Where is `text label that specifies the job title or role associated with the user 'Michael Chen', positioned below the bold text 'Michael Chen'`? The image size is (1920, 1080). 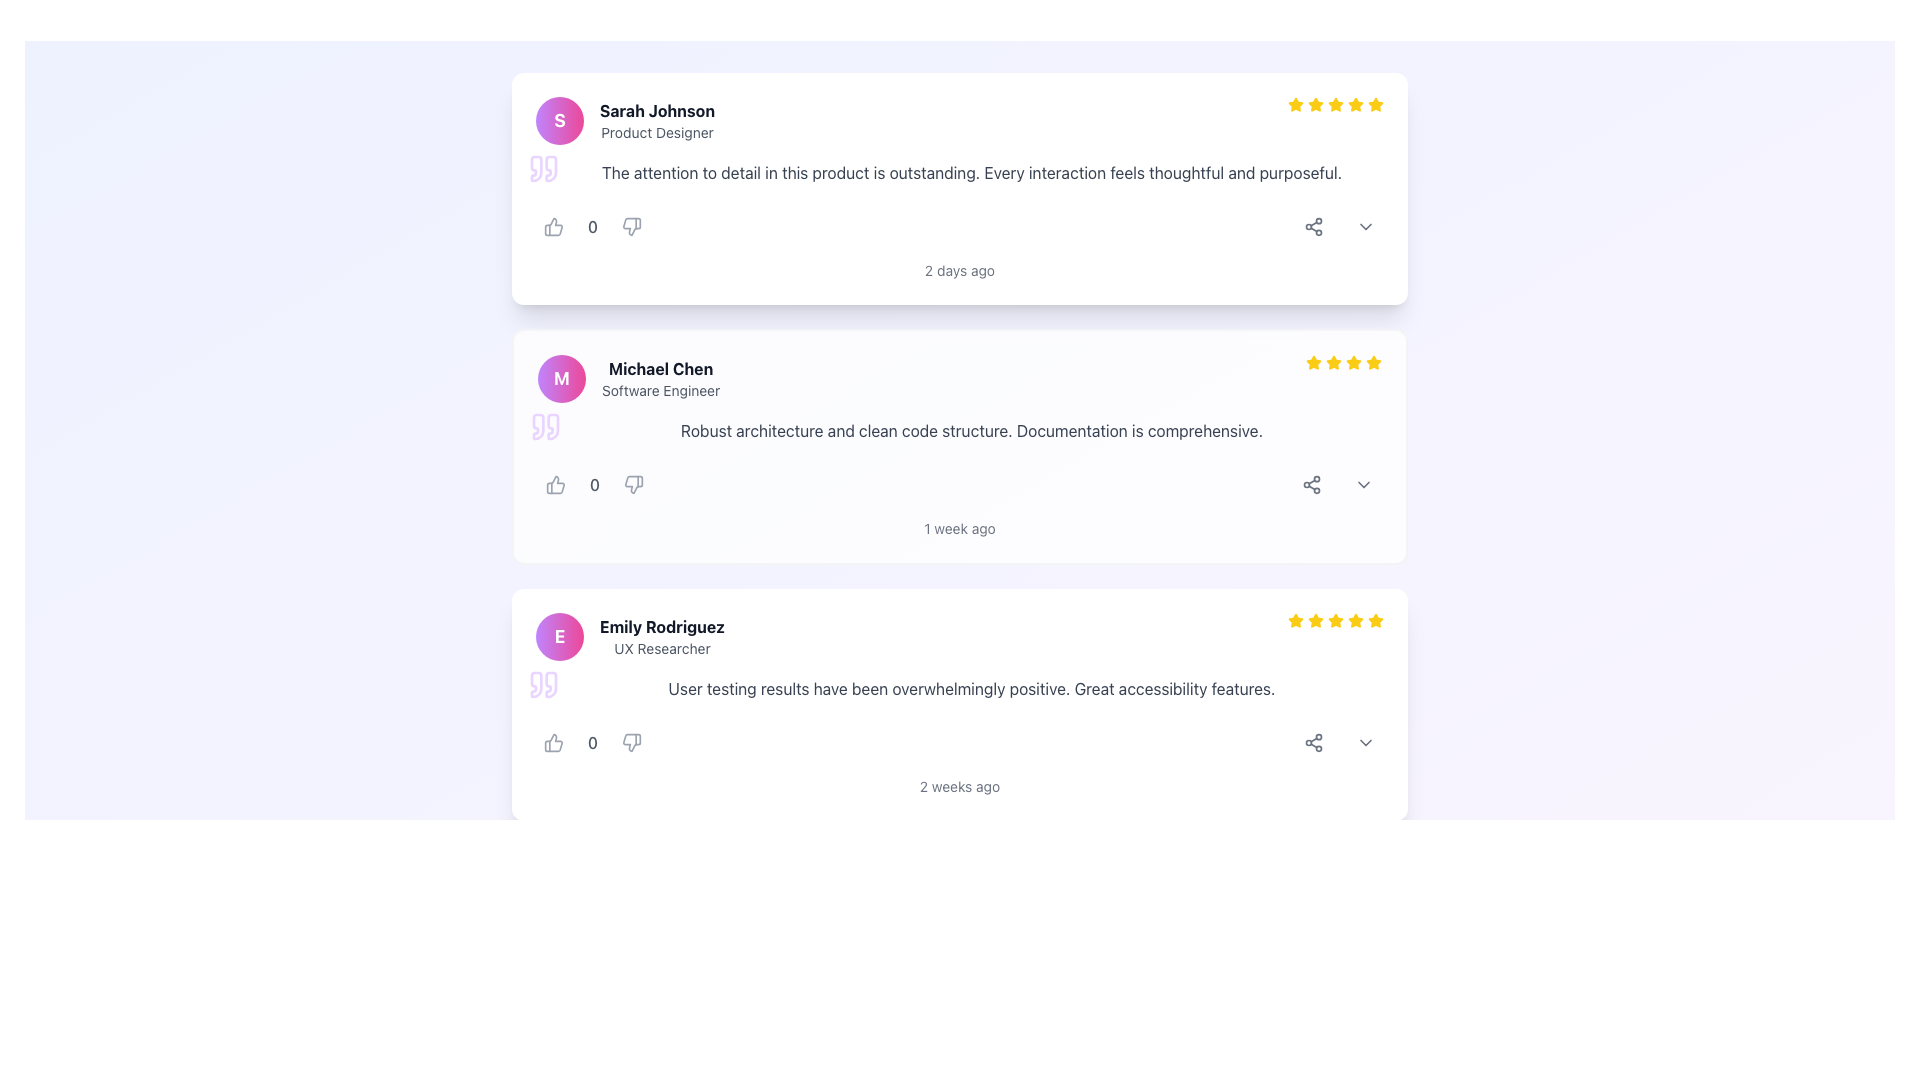
text label that specifies the job title or role associated with the user 'Michael Chen', positioned below the bold text 'Michael Chen' is located at coordinates (661, 390).